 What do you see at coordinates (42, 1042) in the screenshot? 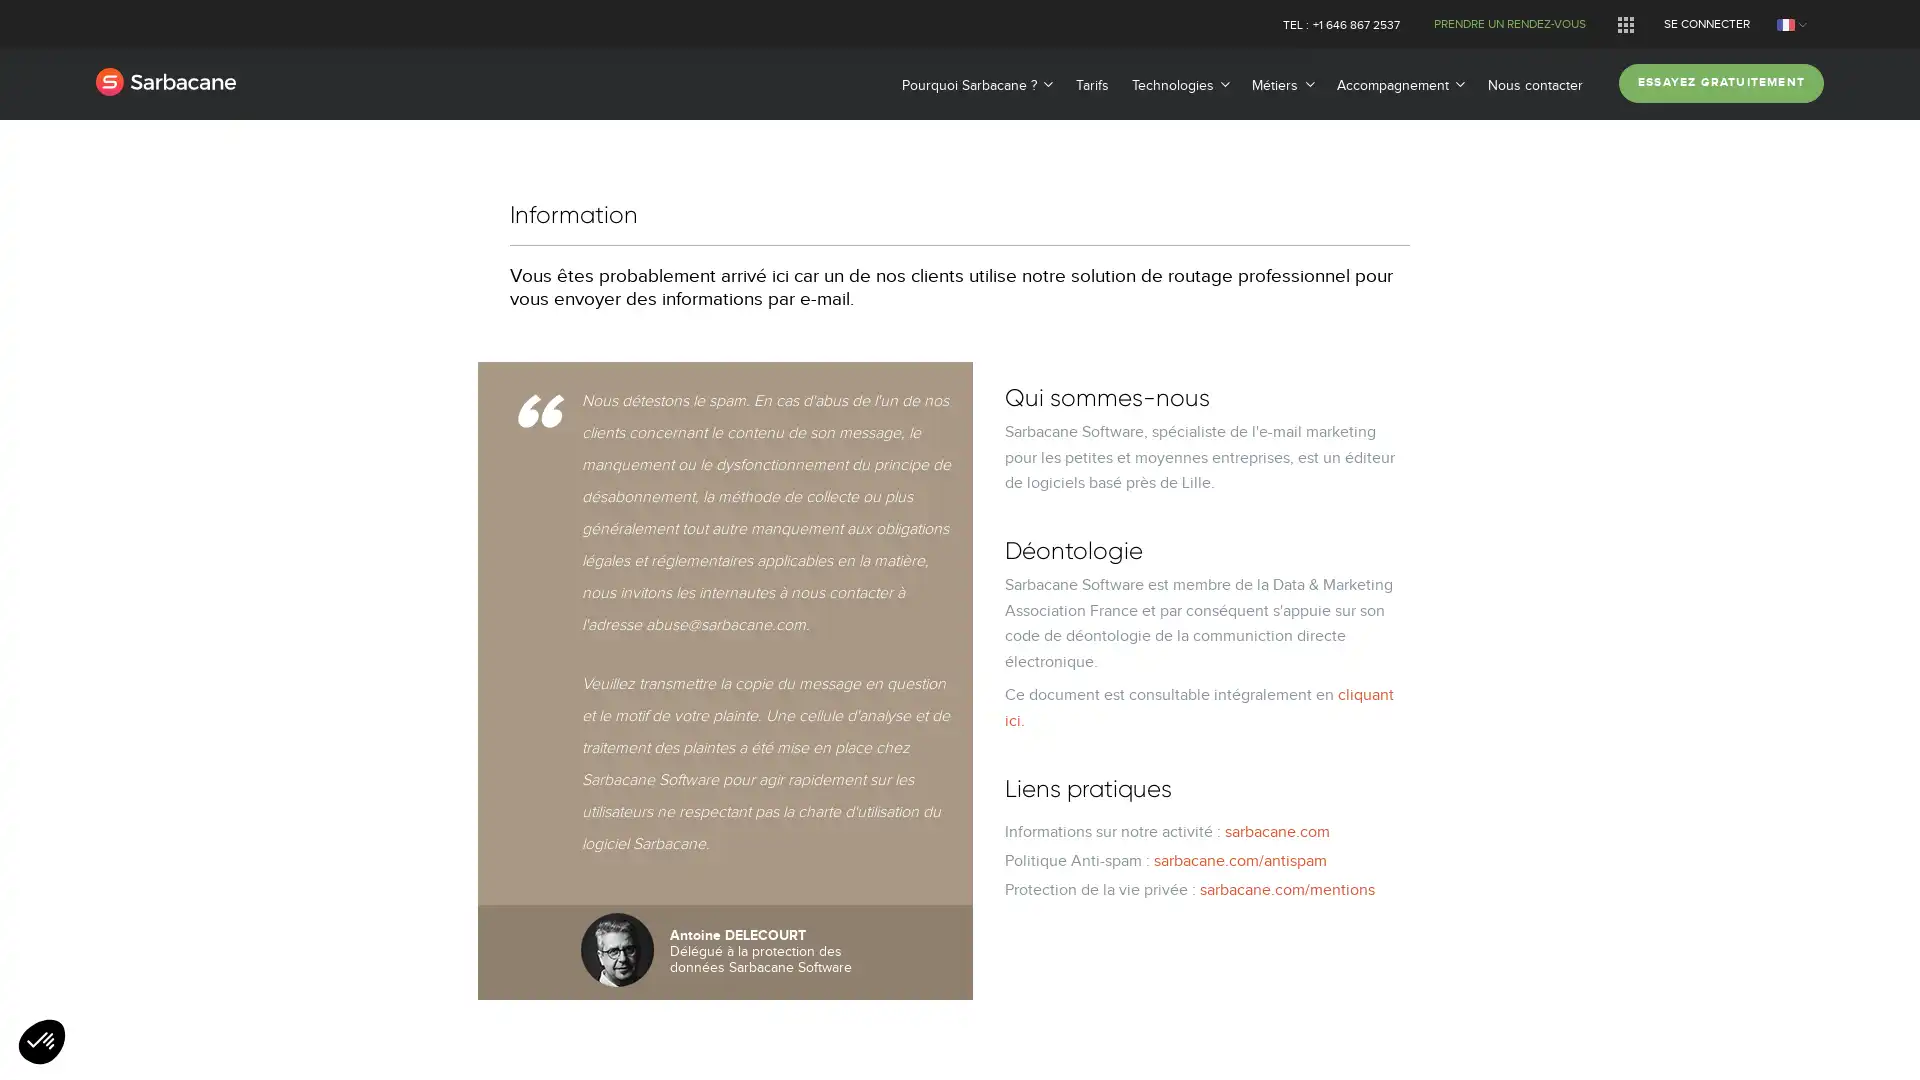
I see `Manage your preferences about cookies` at bounding box center [42, 1042].